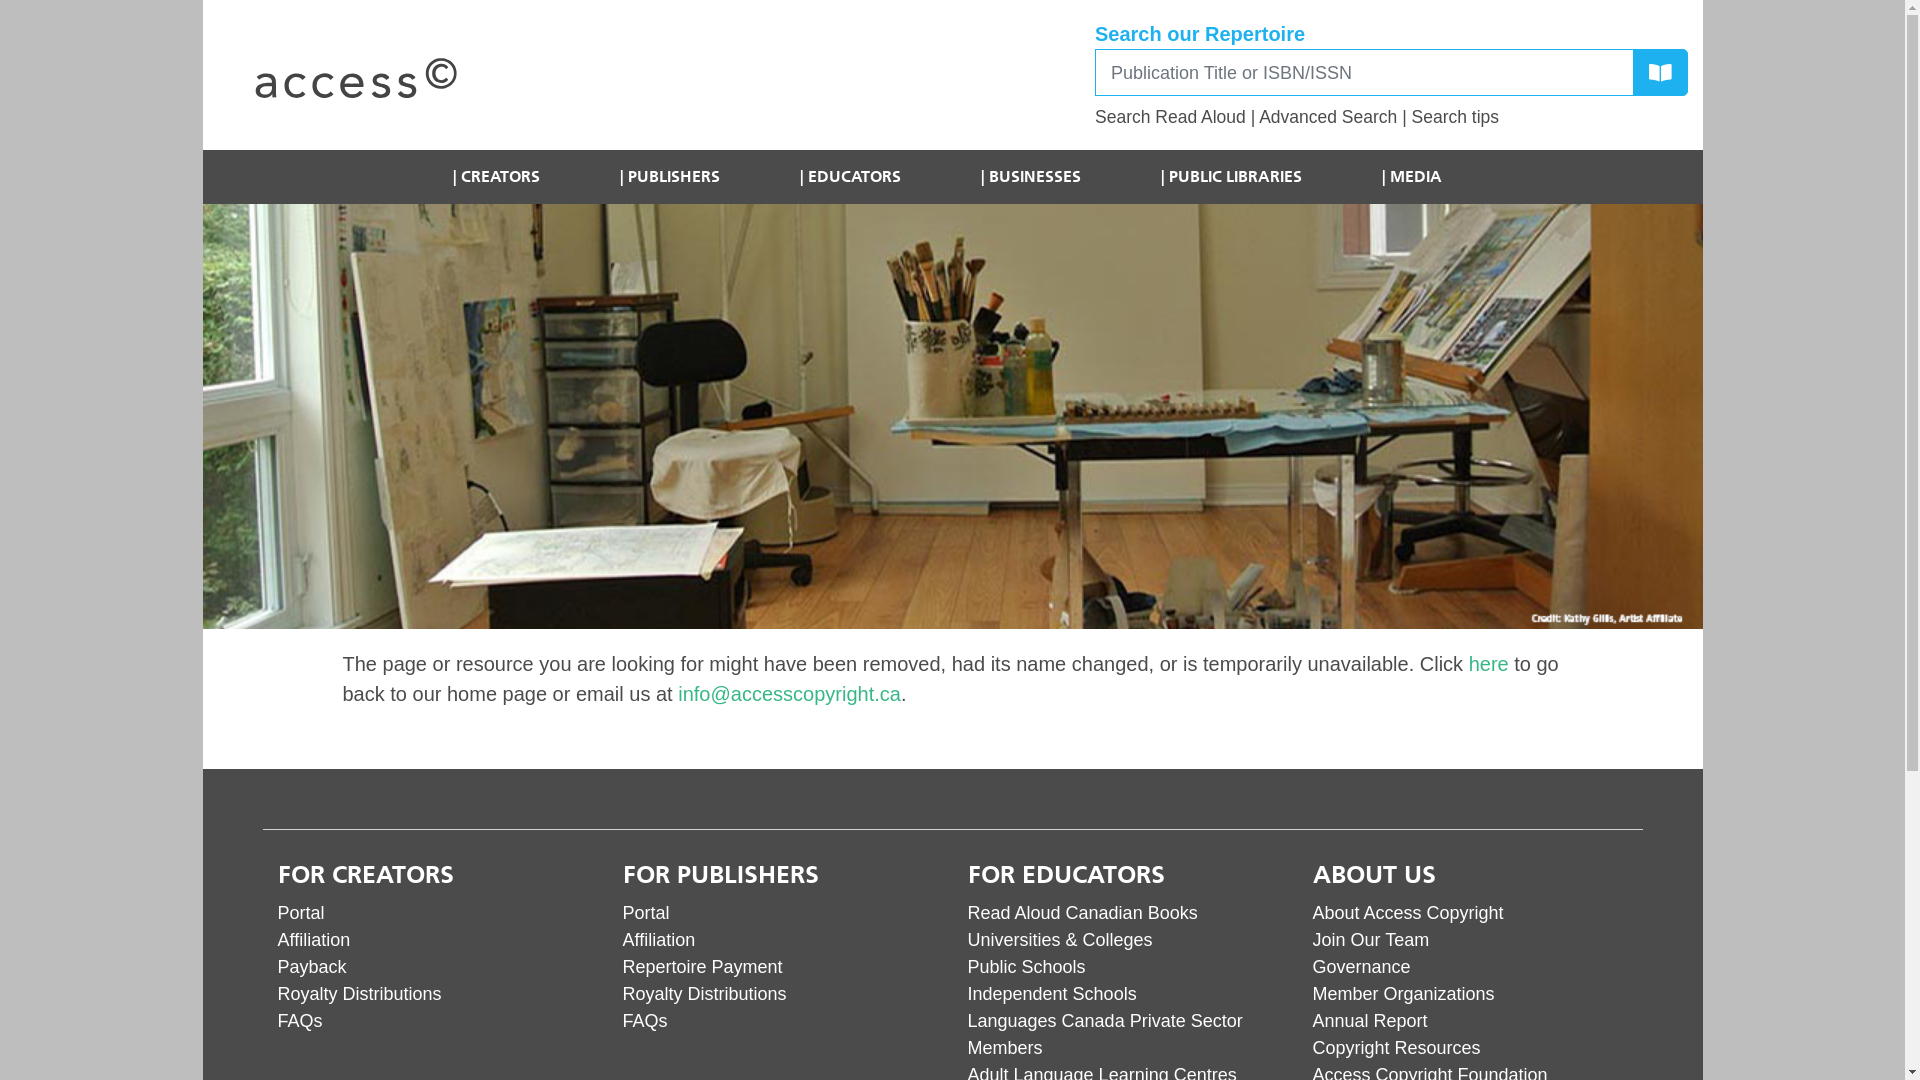  Describe the element at coordinates (311, 966) in the screenshot. I see `'Payback'` at that location.